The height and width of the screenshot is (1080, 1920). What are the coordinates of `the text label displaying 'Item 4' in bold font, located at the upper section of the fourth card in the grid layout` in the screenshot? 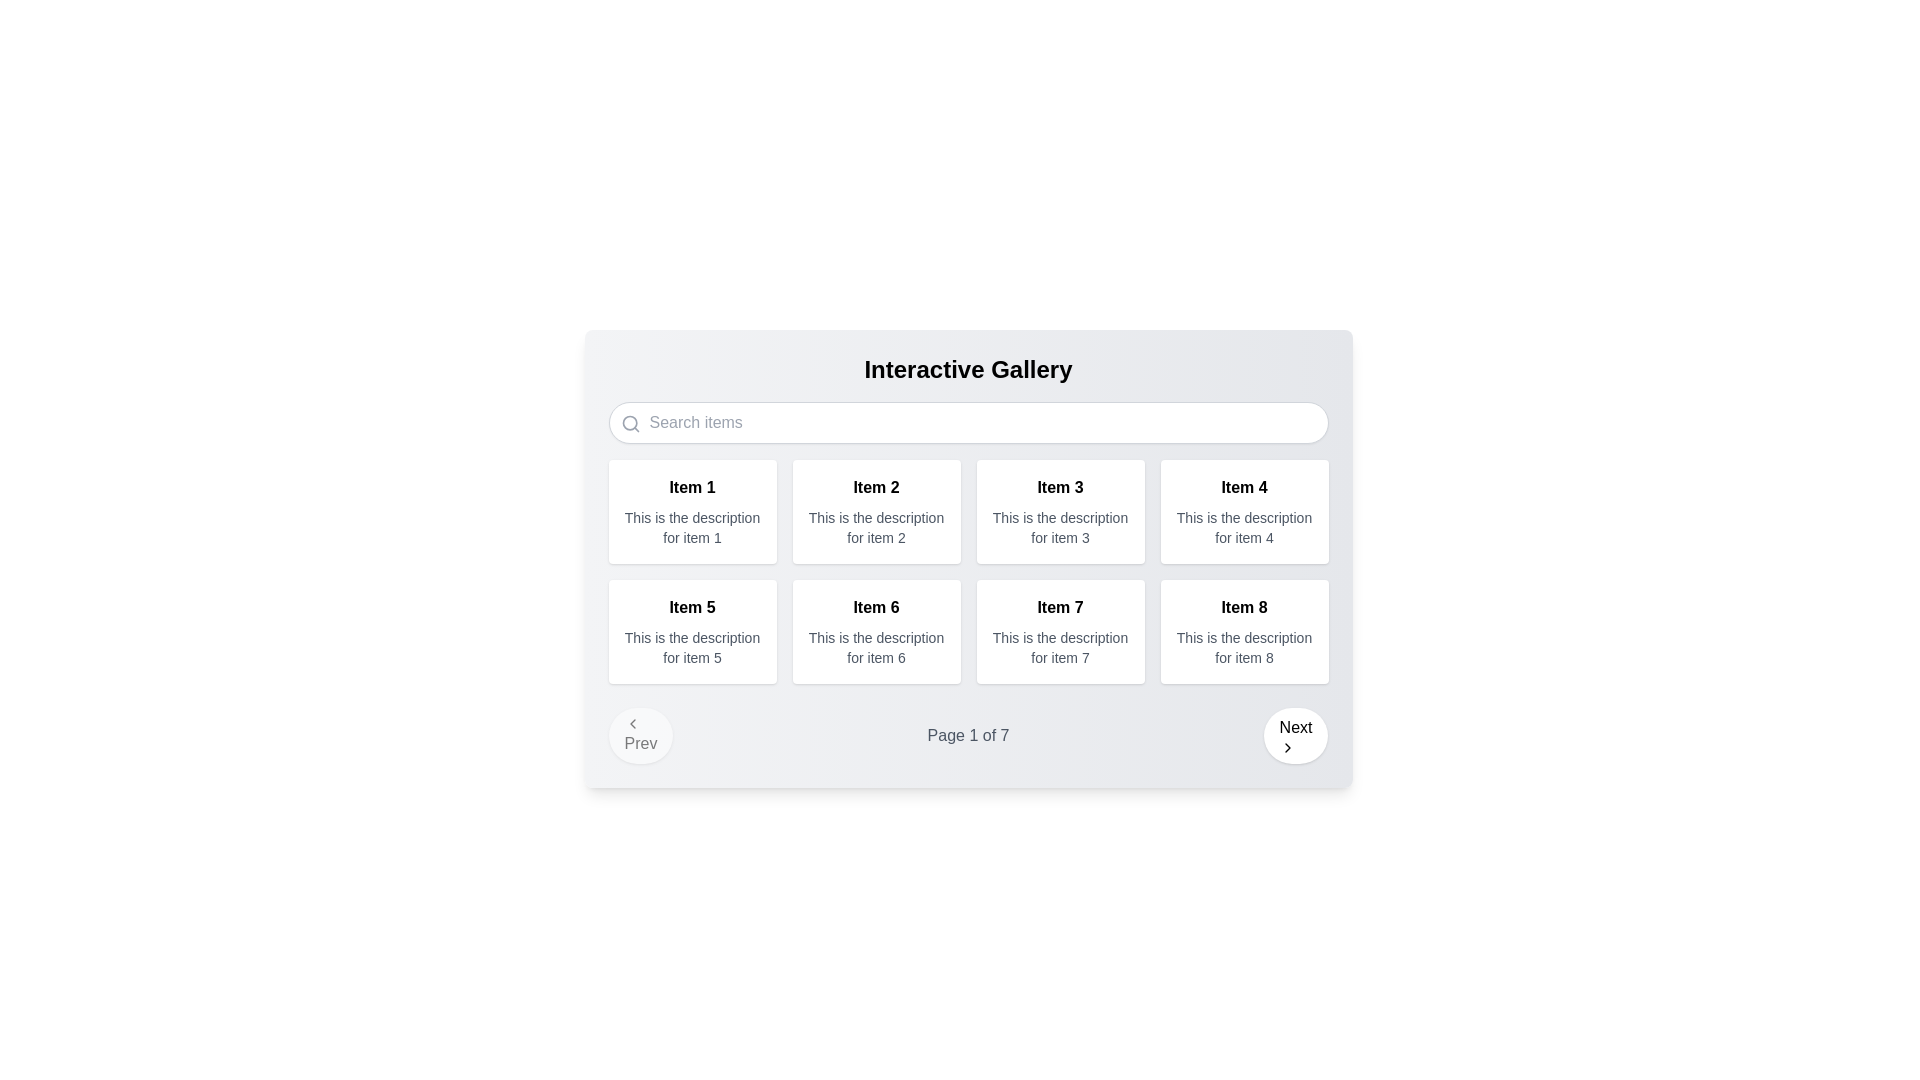 It's located at (1243, 488).